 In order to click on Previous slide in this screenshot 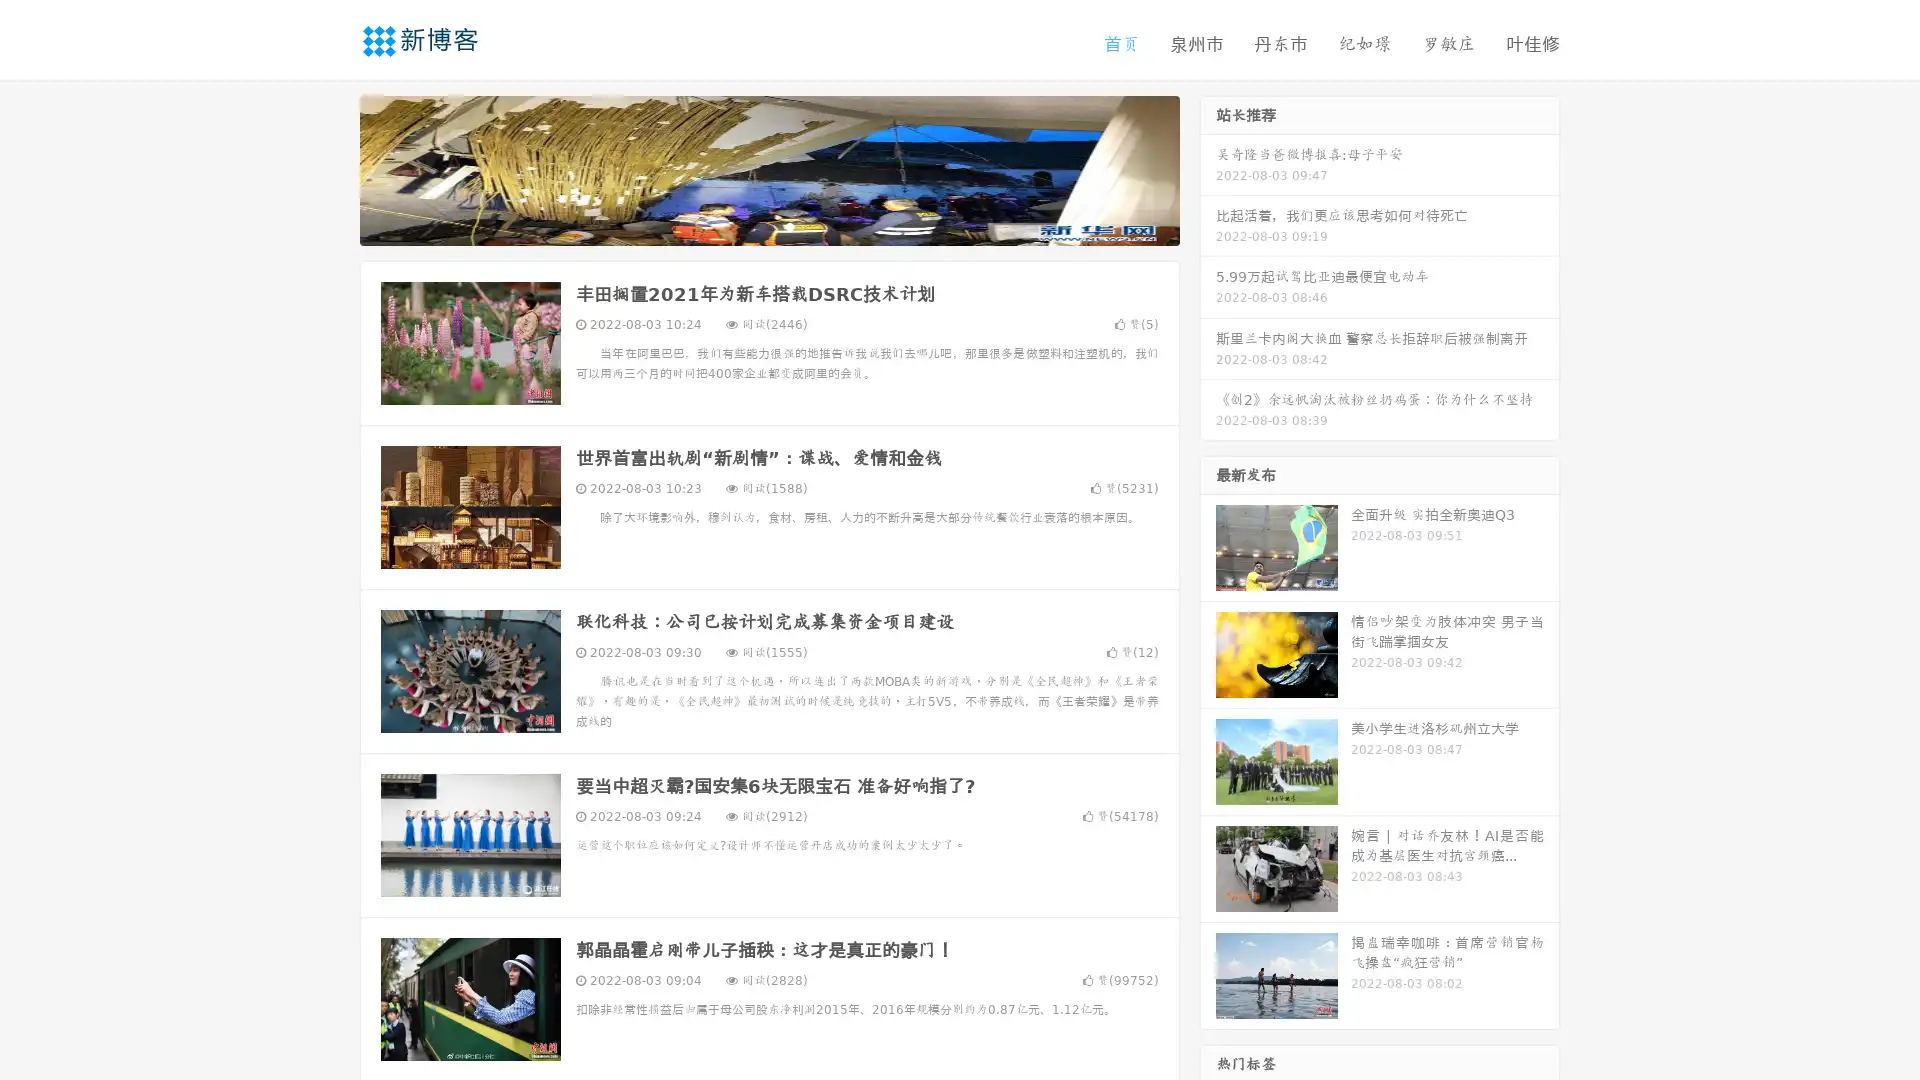, I will do `click(330, 168)`.